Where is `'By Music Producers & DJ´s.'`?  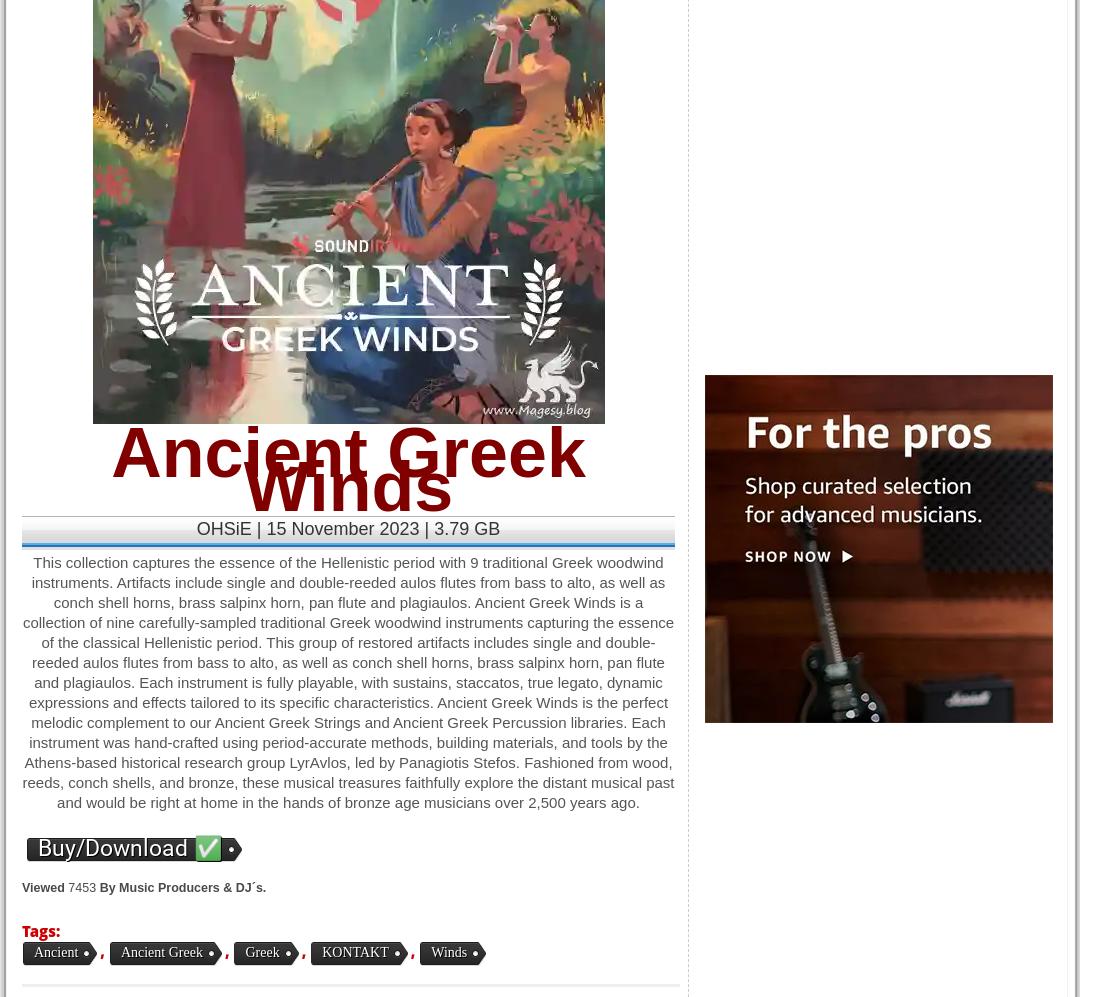 'By Music Producers & DJ´s.' is located at coordinates (182, 887).